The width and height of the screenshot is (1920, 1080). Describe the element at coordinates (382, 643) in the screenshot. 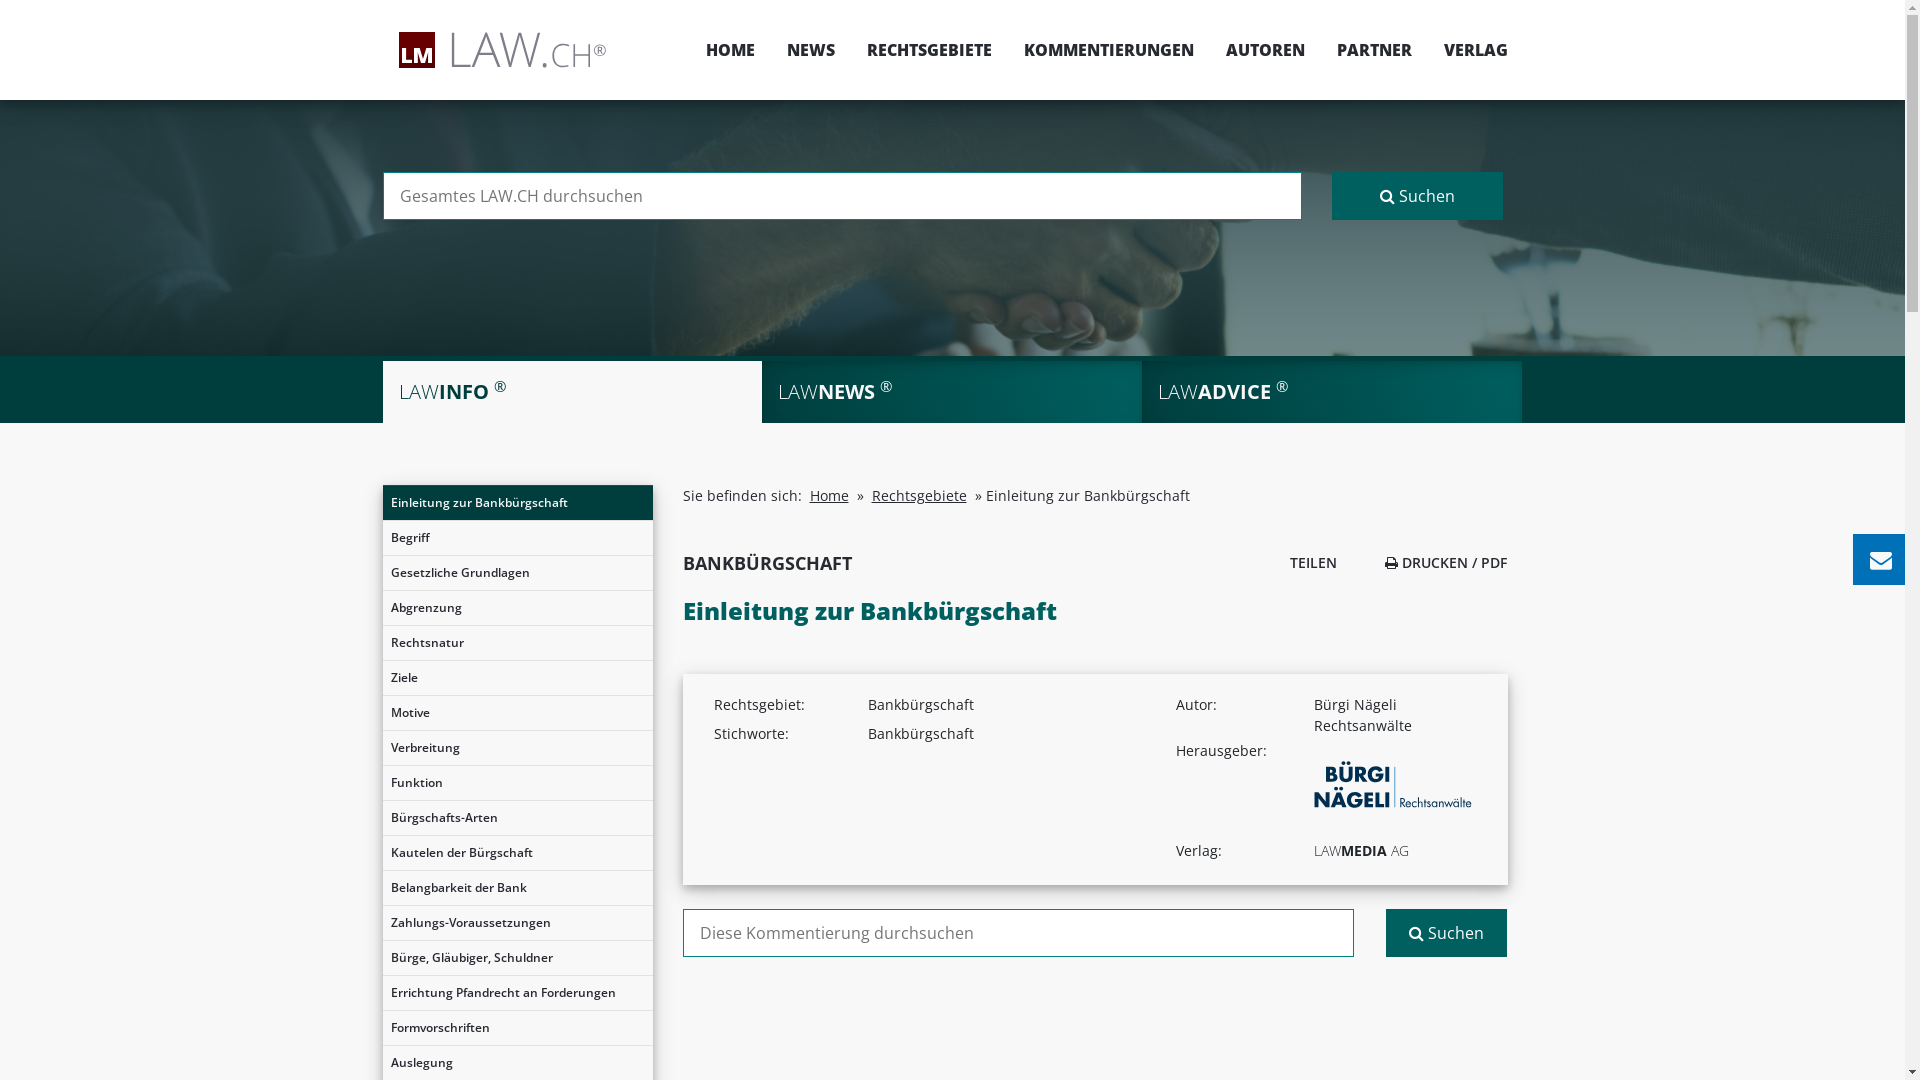

I see `'Rechtsnatur'` at that location.